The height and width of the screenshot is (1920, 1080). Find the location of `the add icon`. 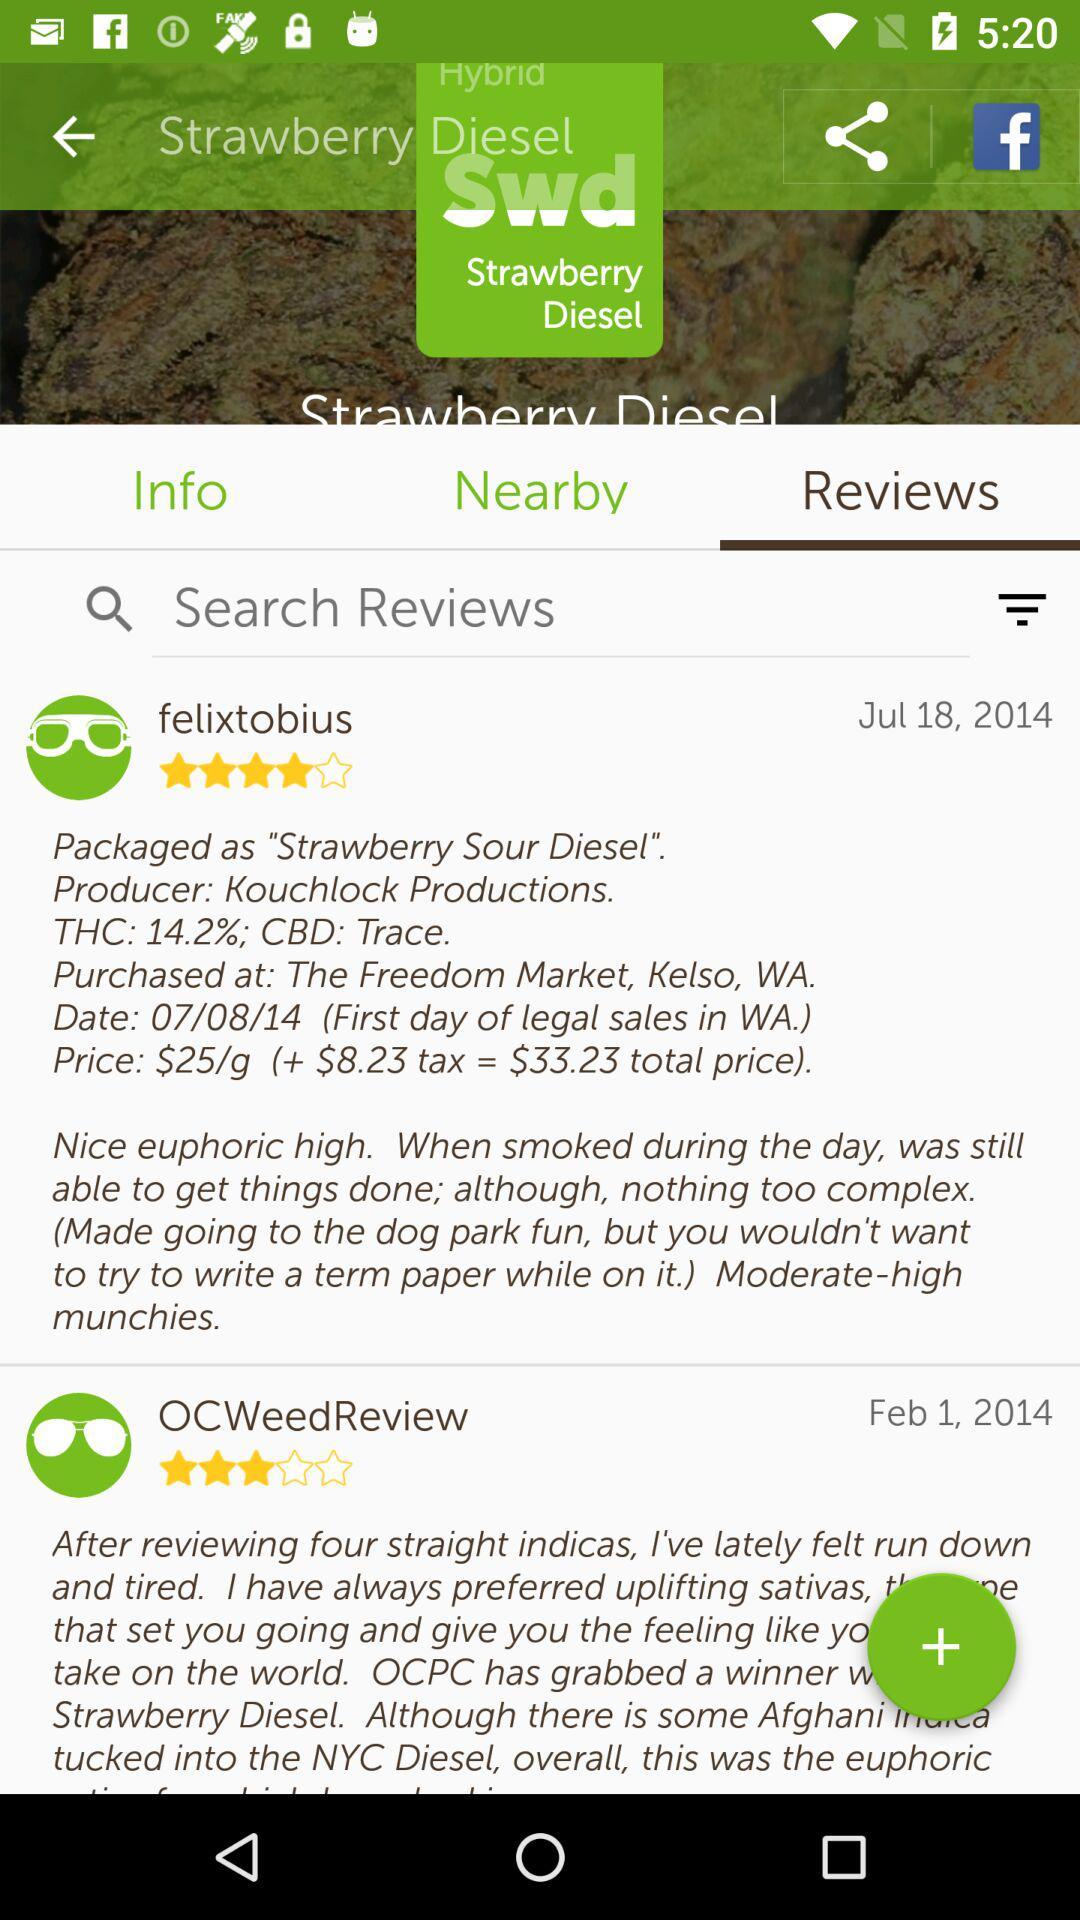

the add icon is located at coordinates (941, 1654).